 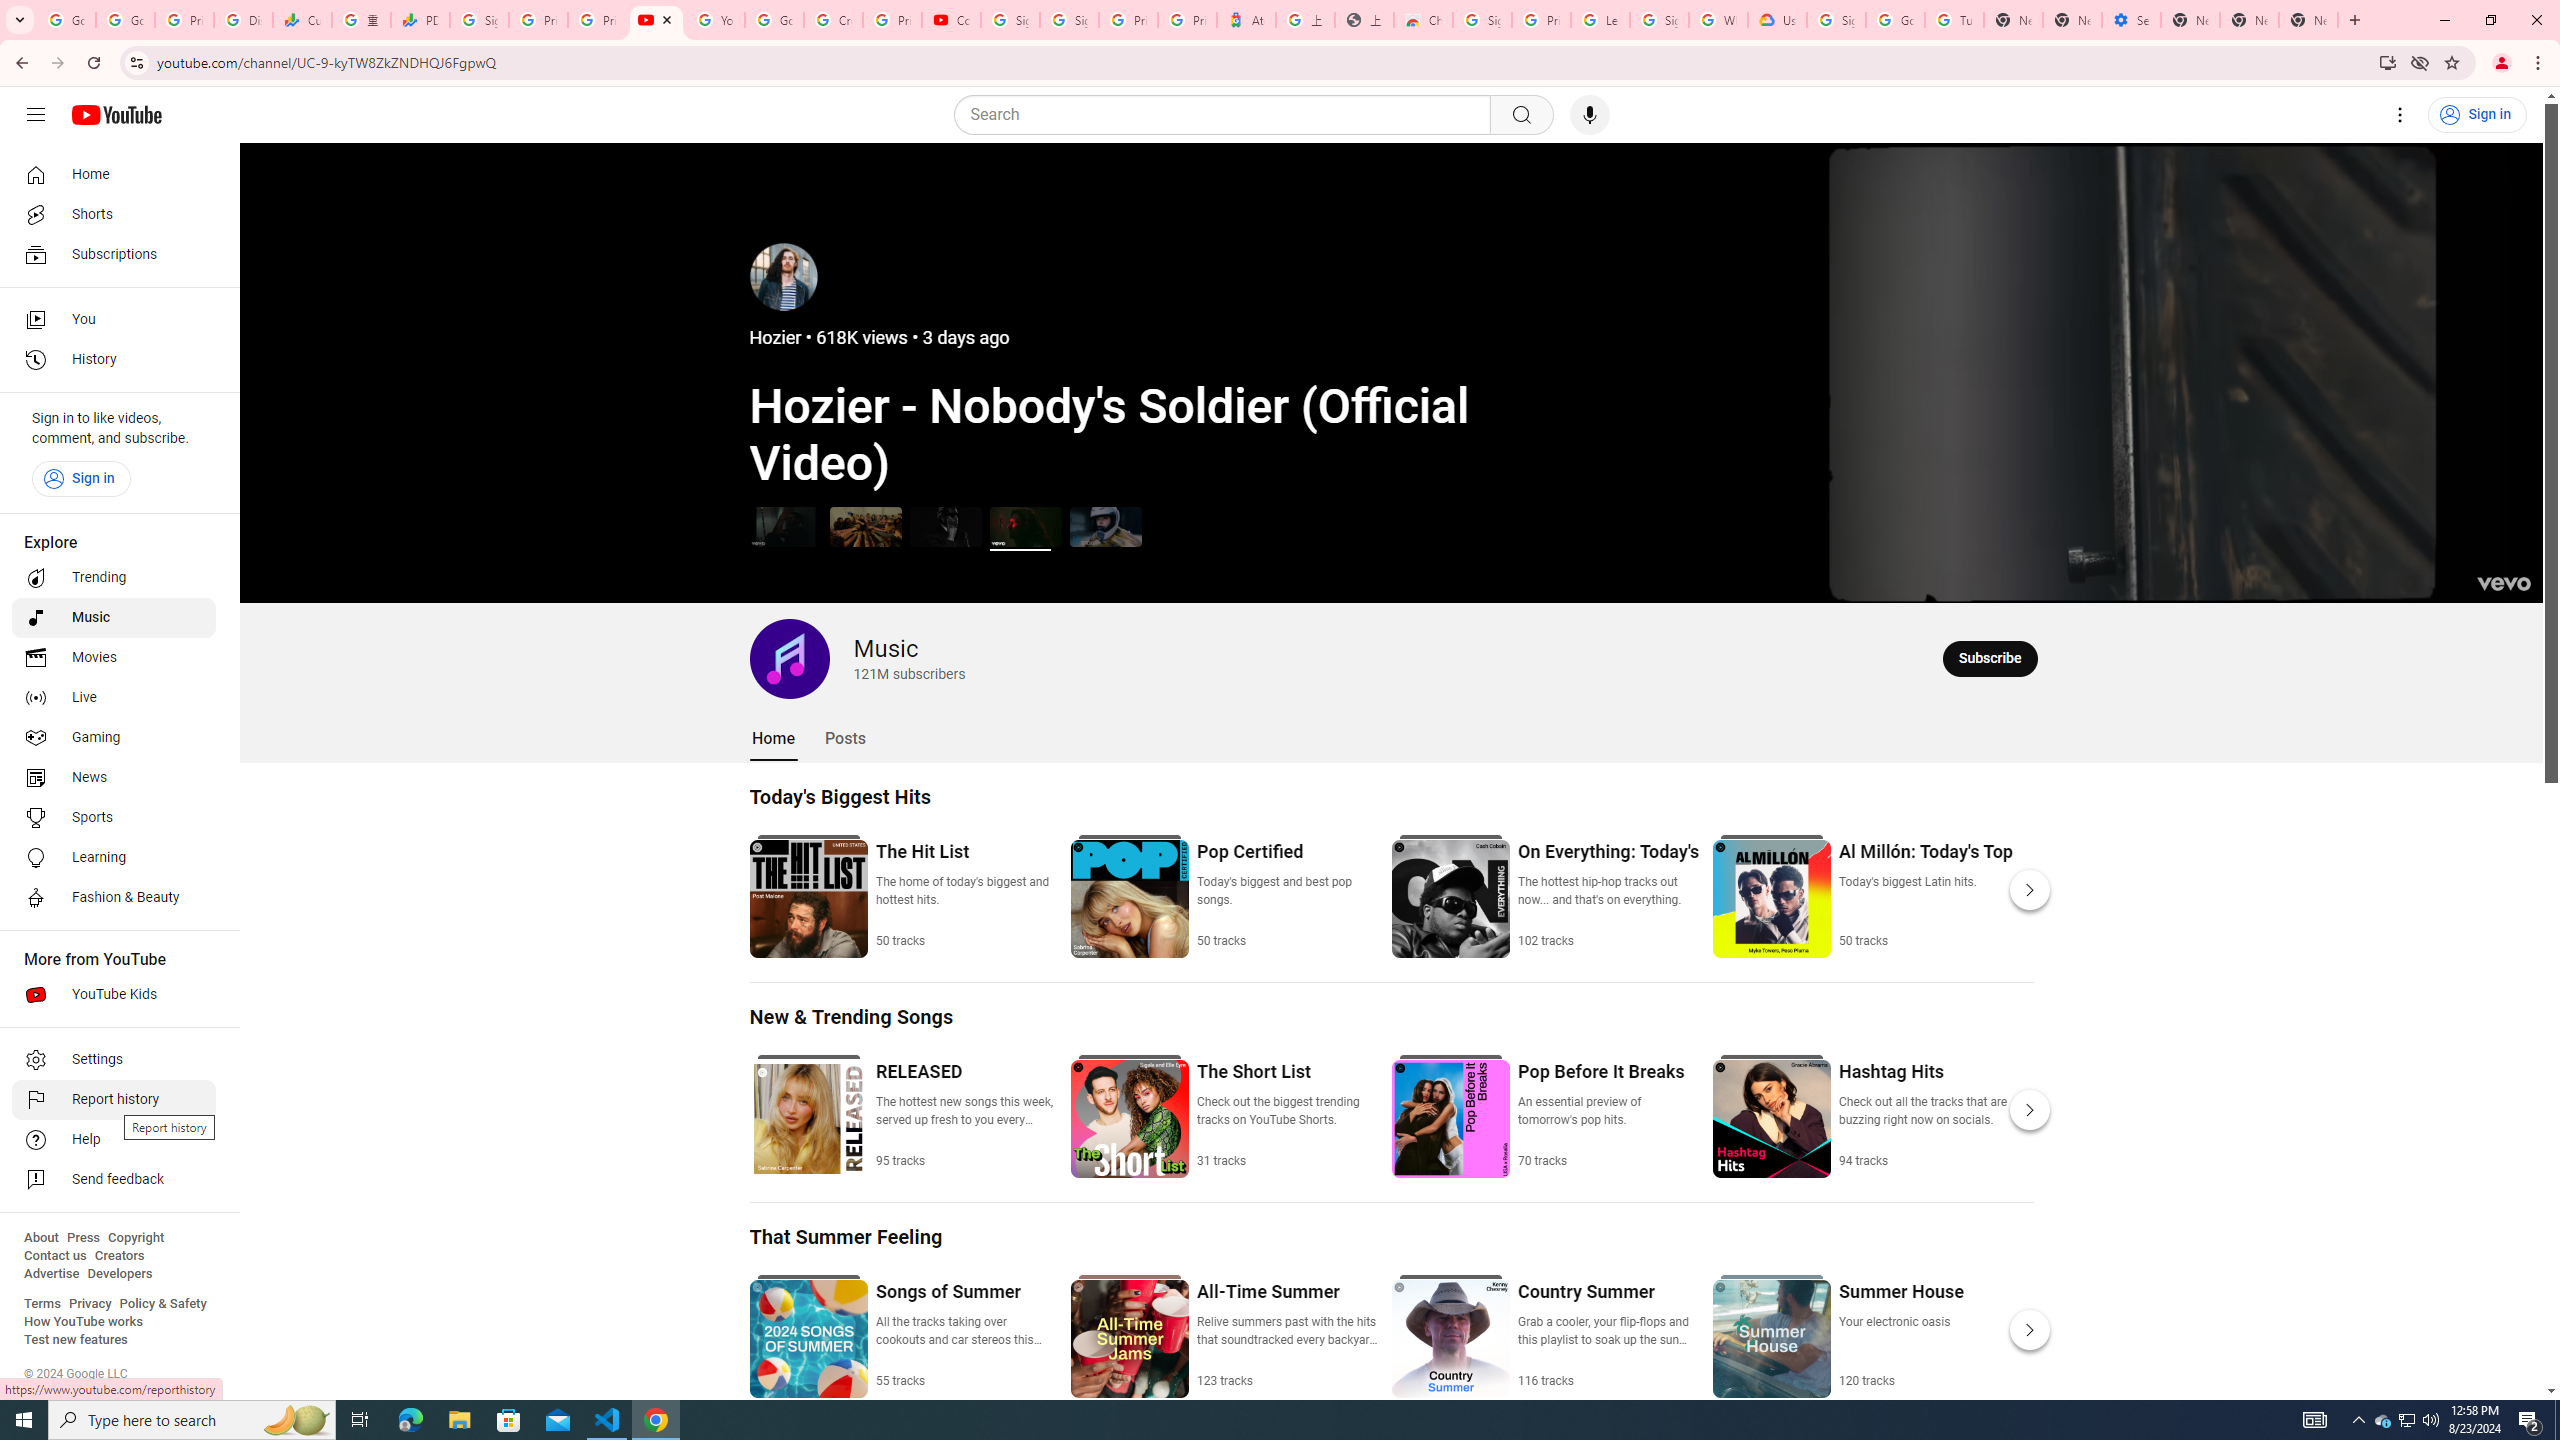 I want to click on 'Content Creator Programs & Opportunities - YouTube Creators', so click(x=951, y=19).